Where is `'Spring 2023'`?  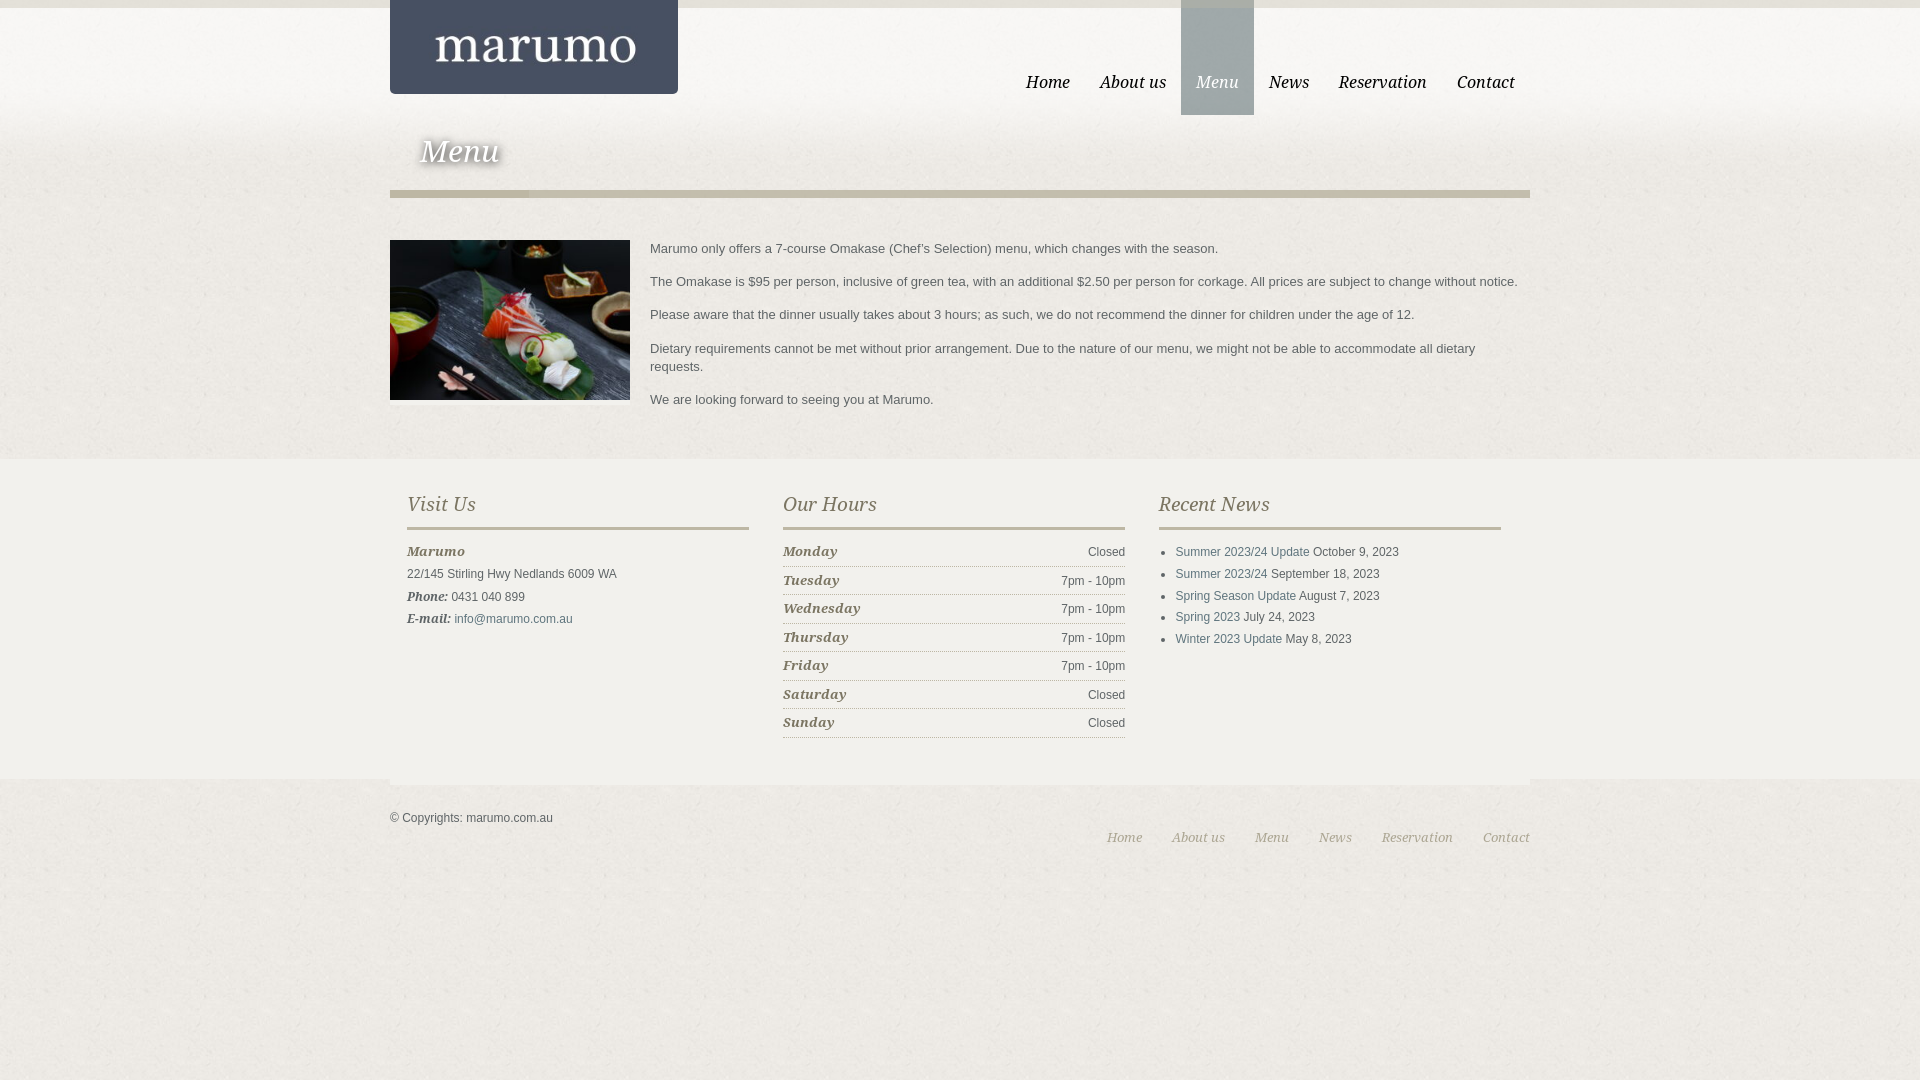 'Spring 2023' is located at coordinates (1206, 616).